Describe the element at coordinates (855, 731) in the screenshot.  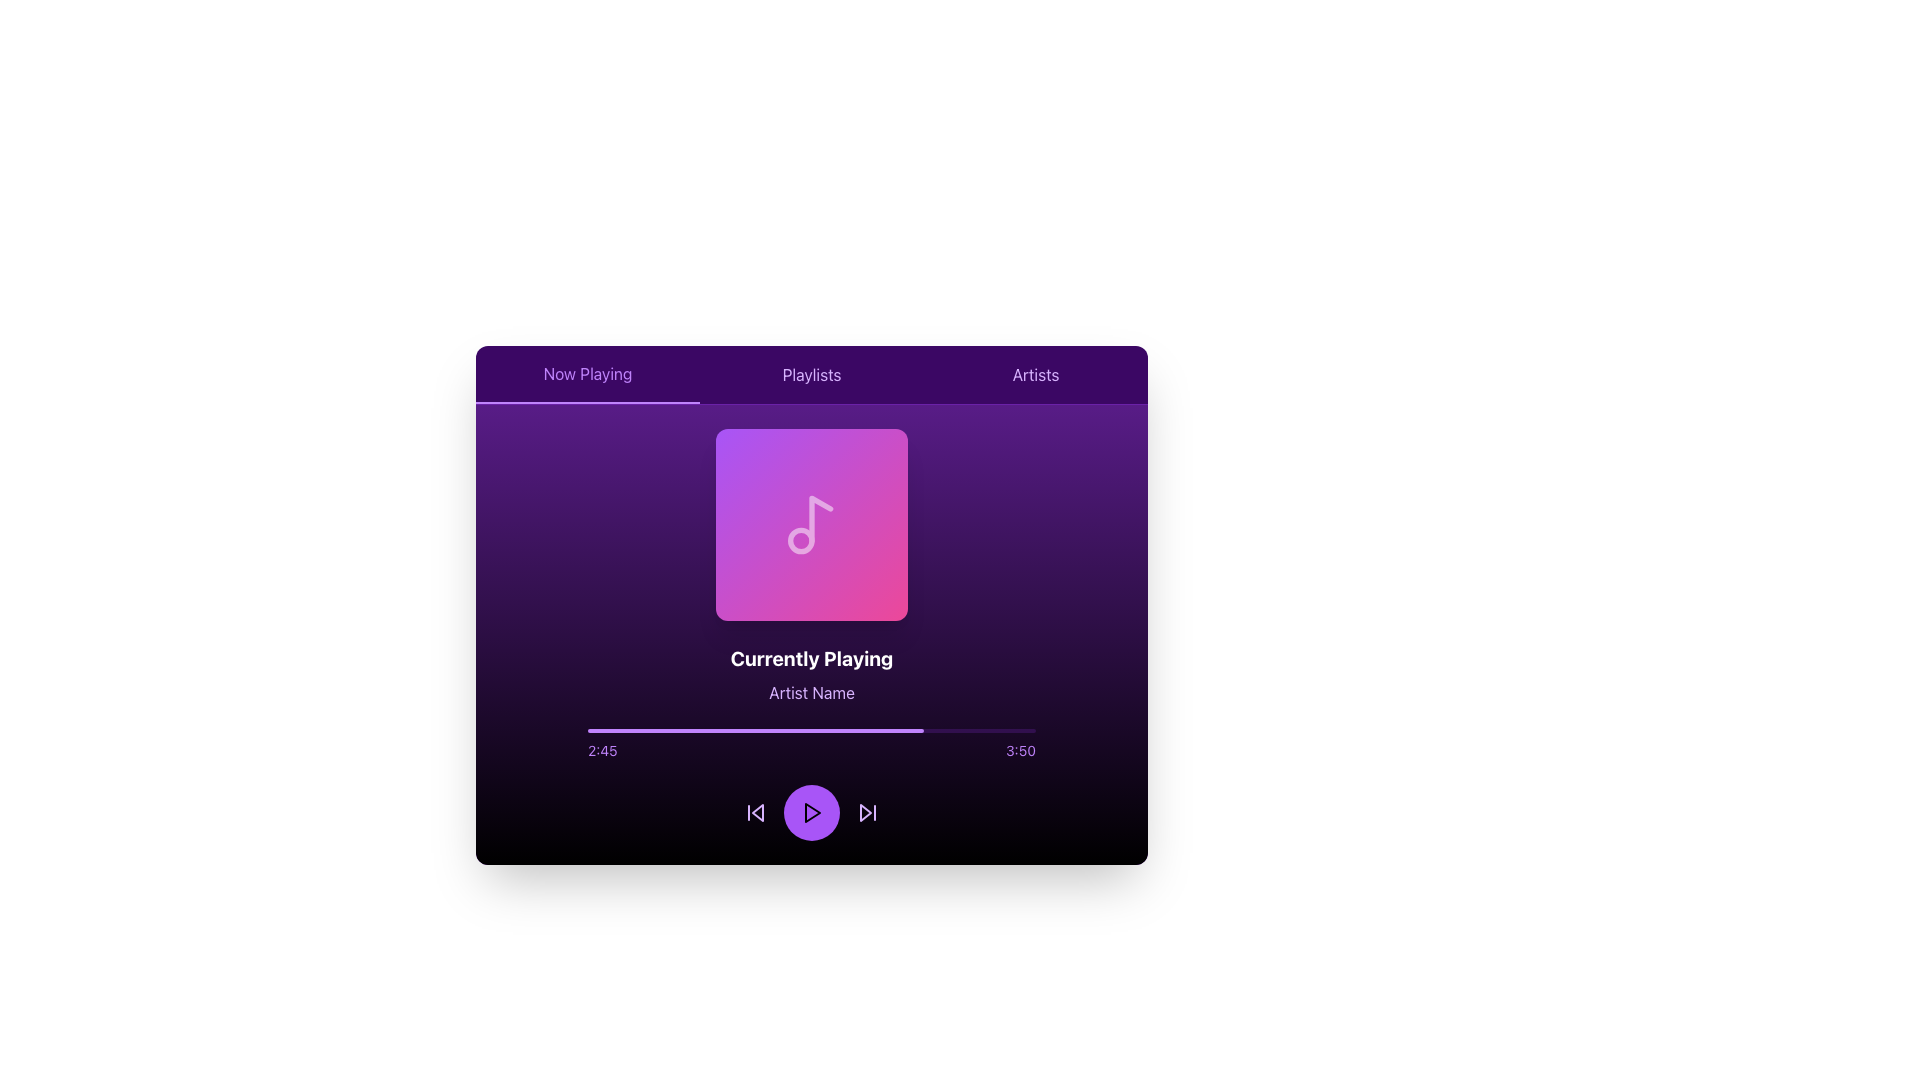
I see `the media playback position` at that location.